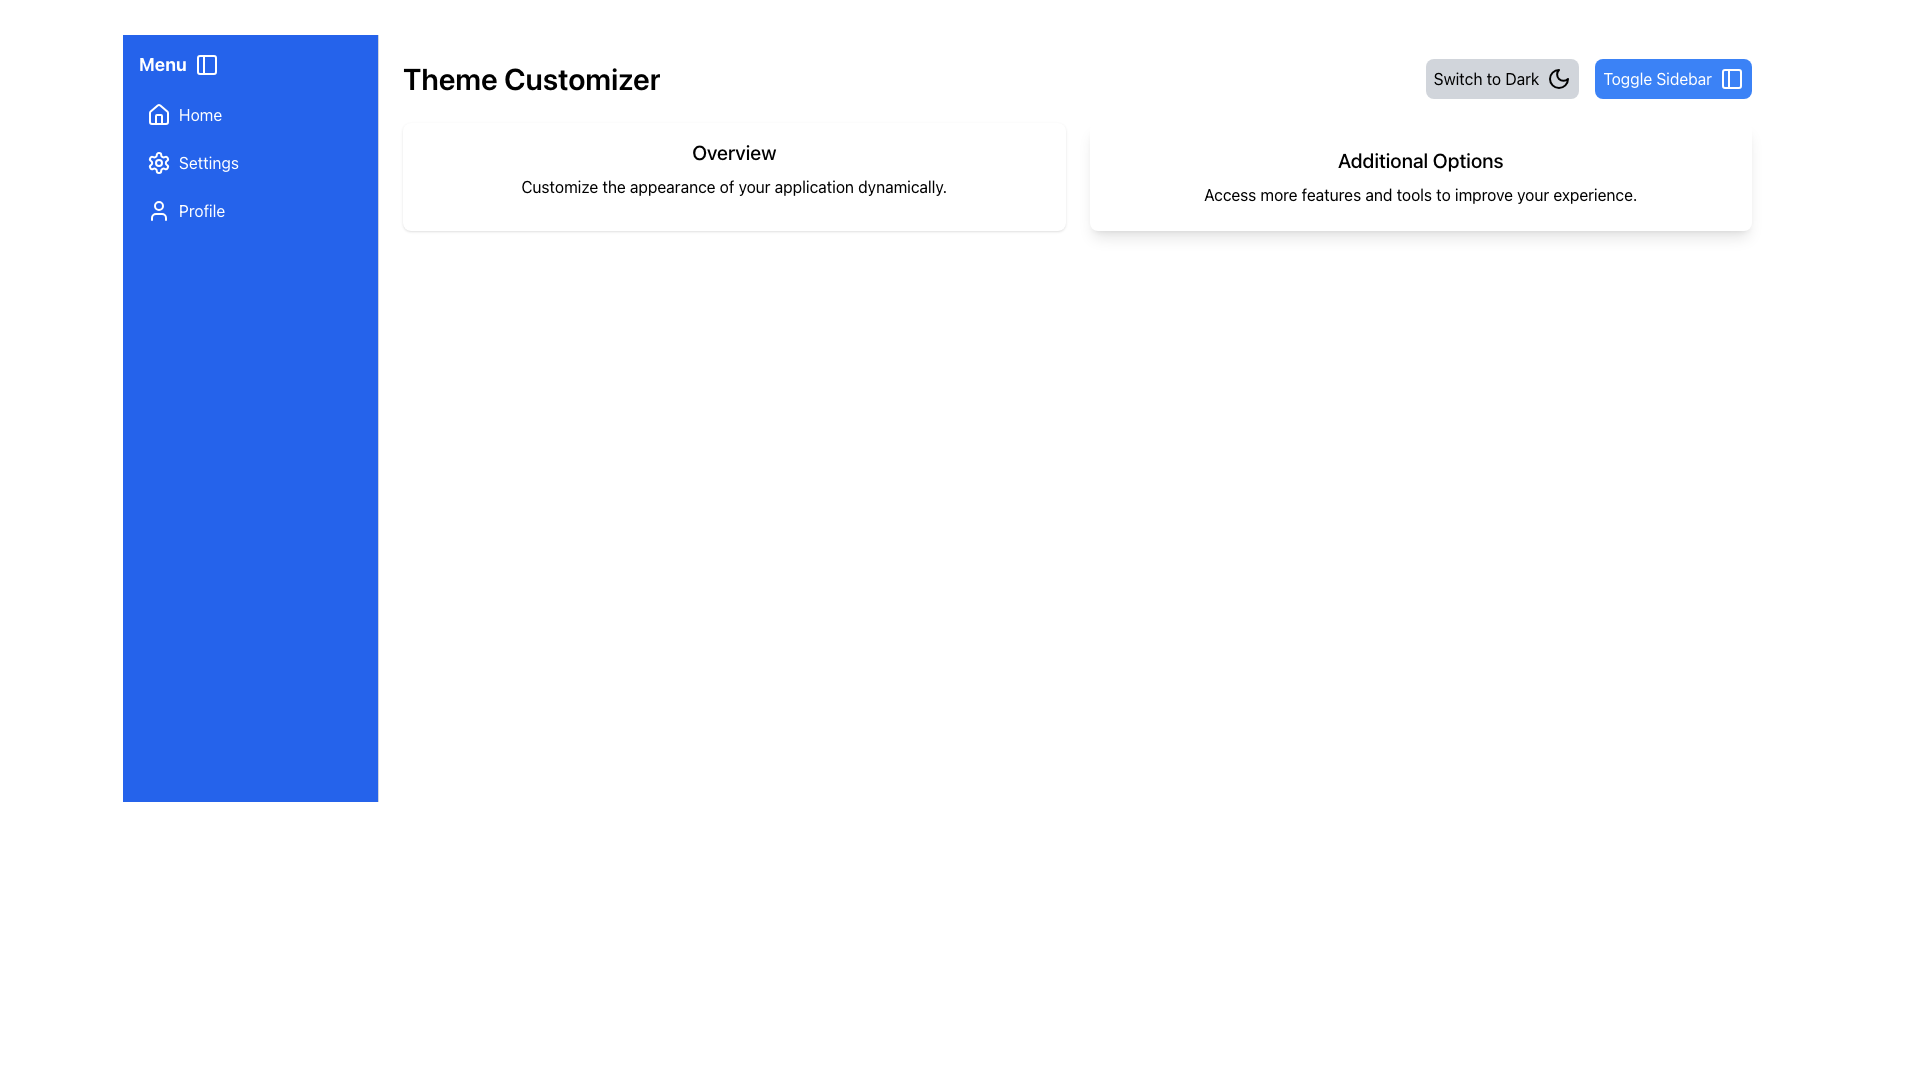  What do you see at coordinates (157, 115) in the screenshot?
I see `the 'Home' navigation icon in the left vertical navigation bar` at bounding box center [157, 115].